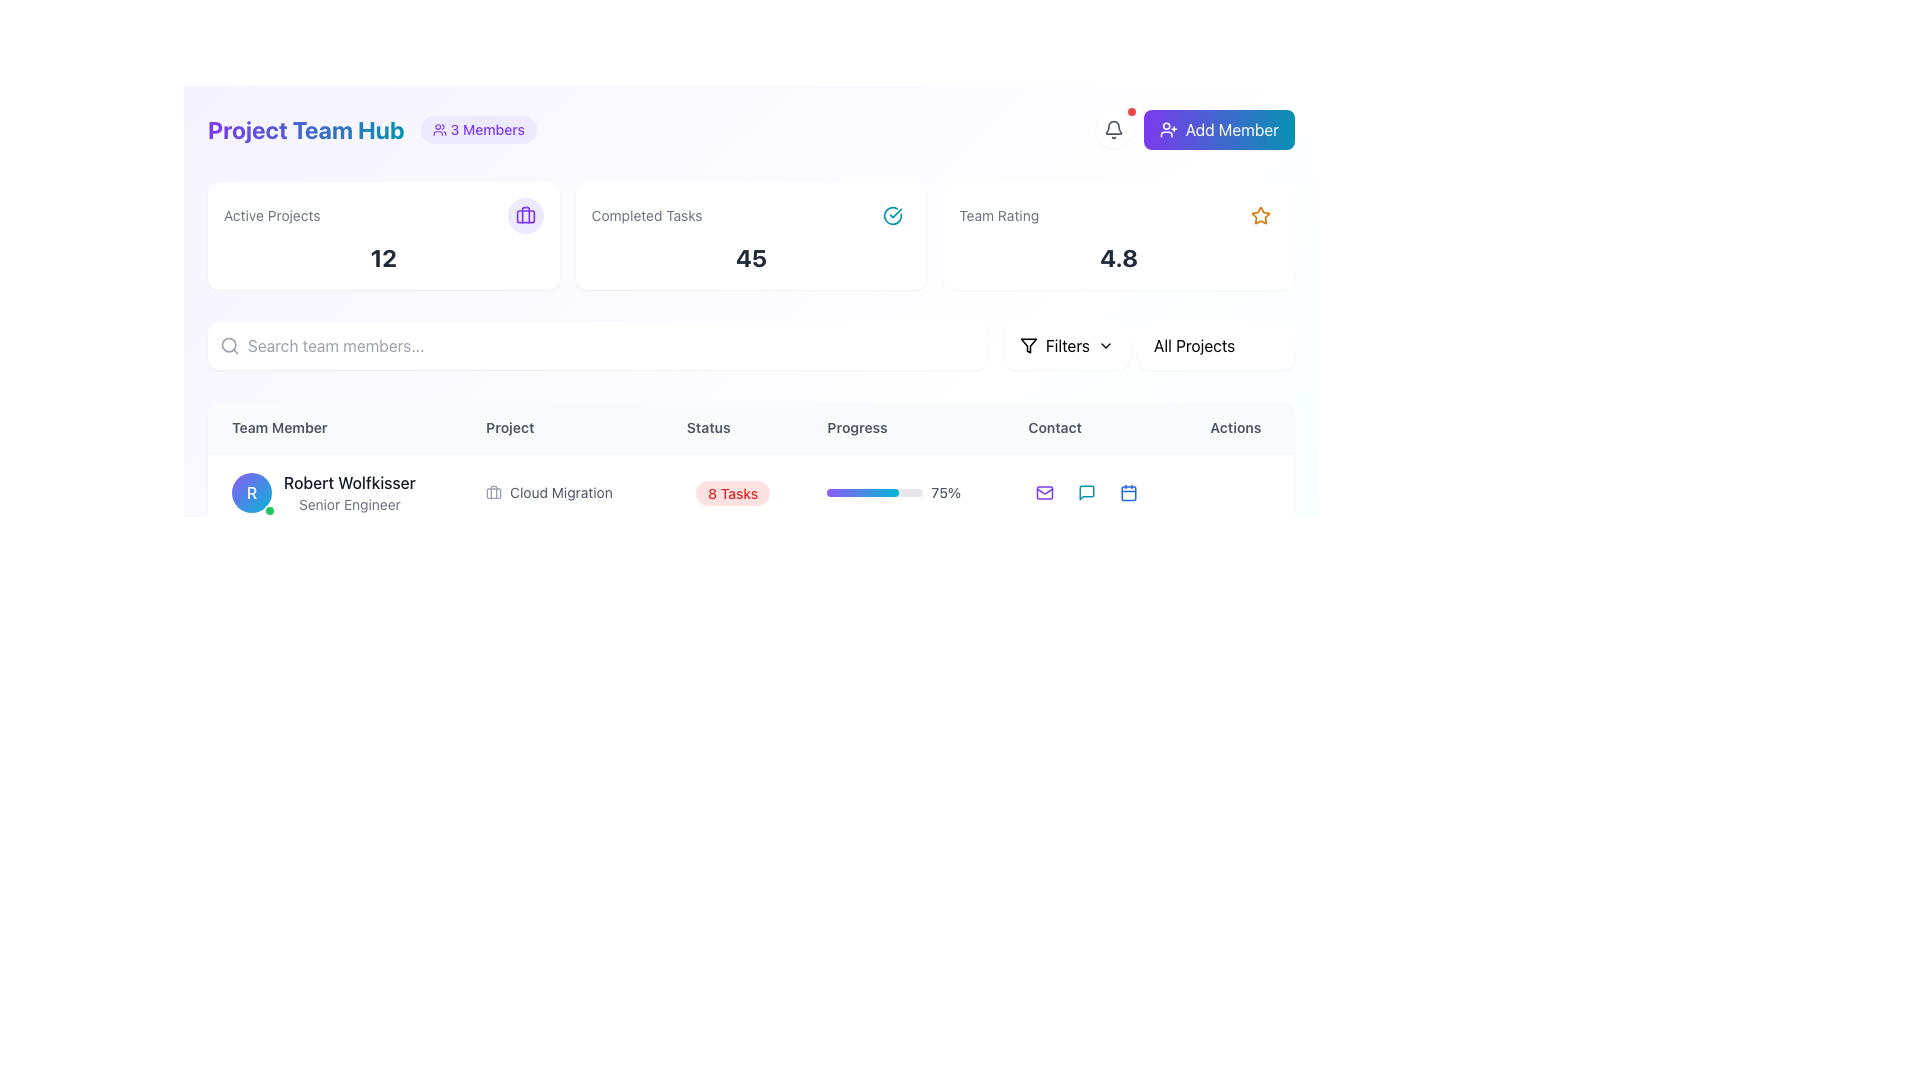 The image size is (1920, 1080). I want to click on the progress visually by interacting with the progress bar representing the completion status of a task, which is located in the 'Progress' column of the data table, so click(902, 644).